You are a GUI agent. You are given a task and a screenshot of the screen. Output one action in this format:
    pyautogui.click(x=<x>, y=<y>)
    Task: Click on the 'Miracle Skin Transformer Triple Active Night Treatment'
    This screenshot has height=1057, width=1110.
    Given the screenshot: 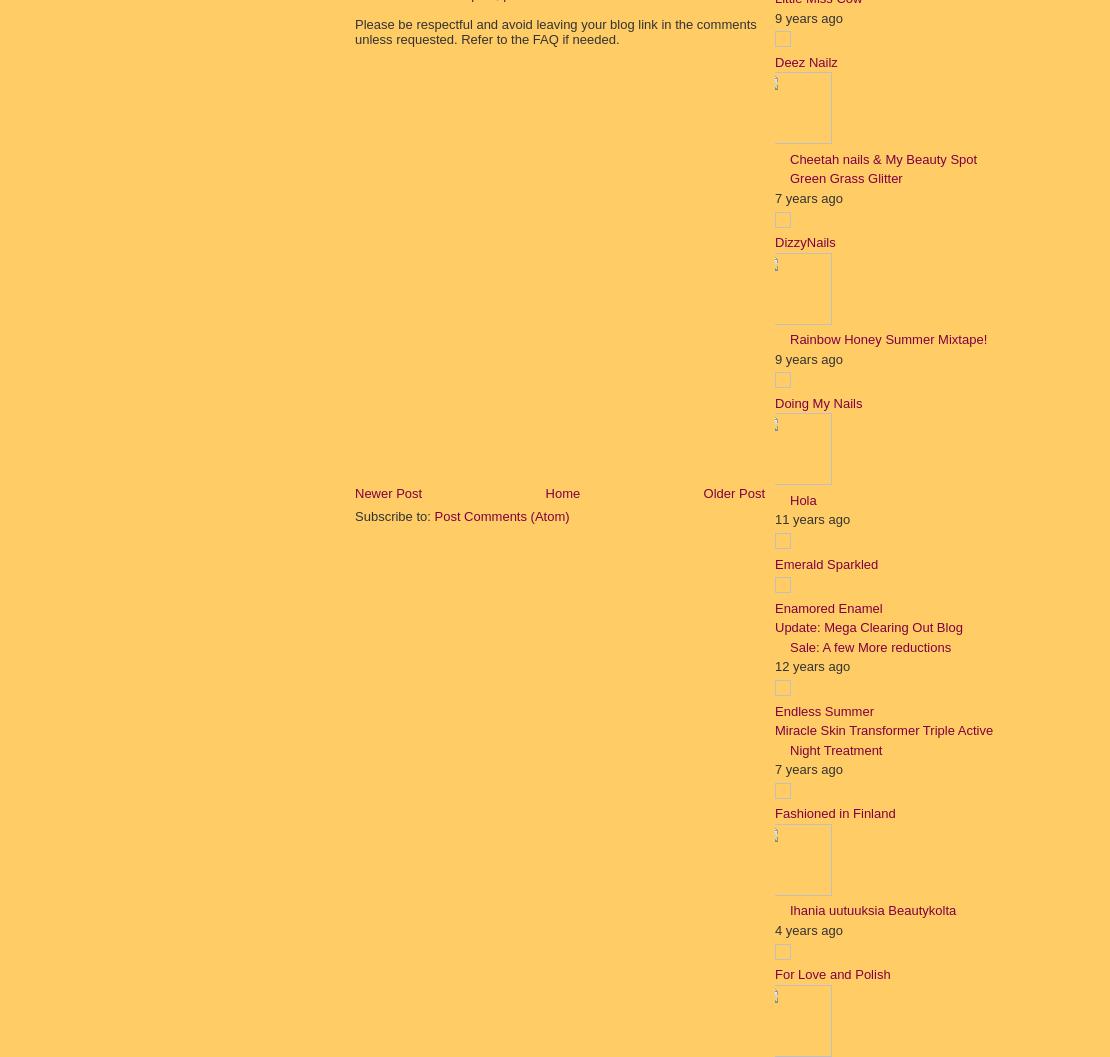 What is the action you would take?
    pyautogui.click(x=883, y=739)
    